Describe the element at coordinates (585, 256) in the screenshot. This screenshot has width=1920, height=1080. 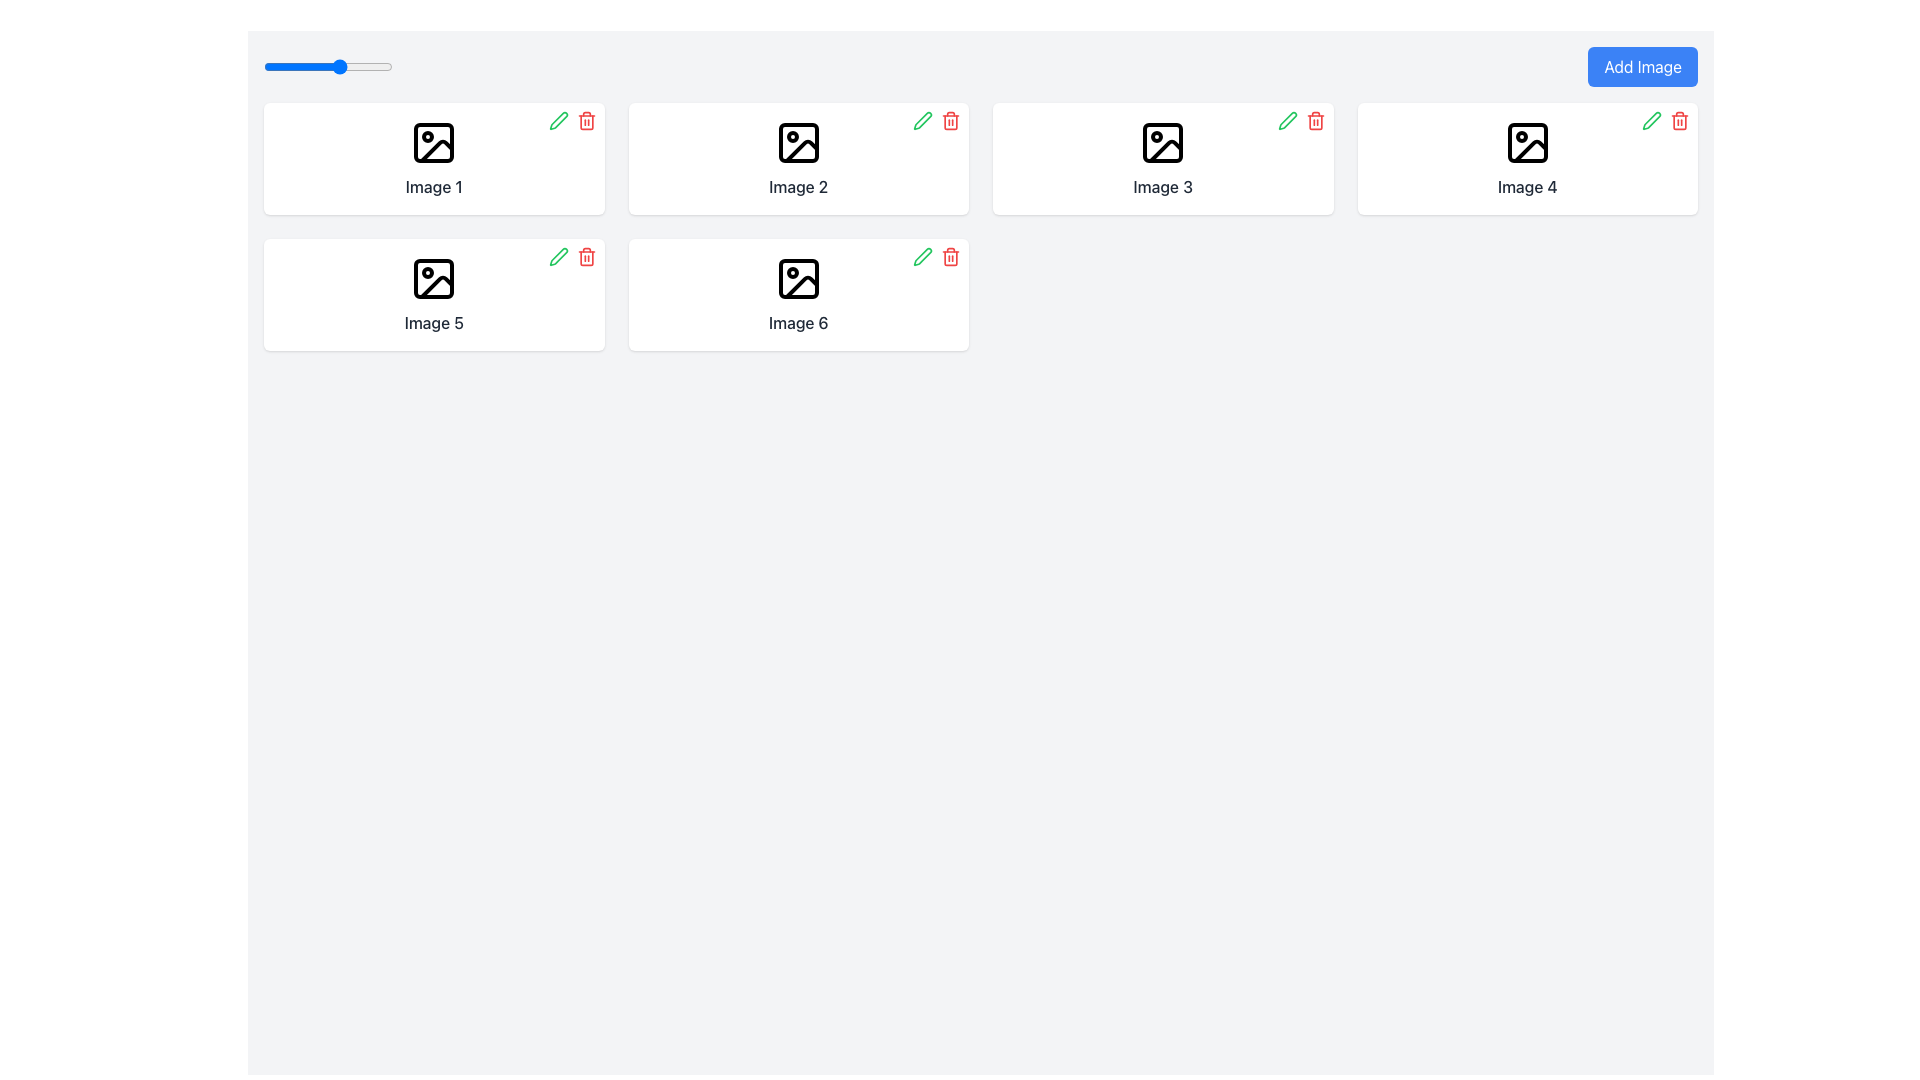
I see `the delete button located at the top right corner of the image card` at that location.